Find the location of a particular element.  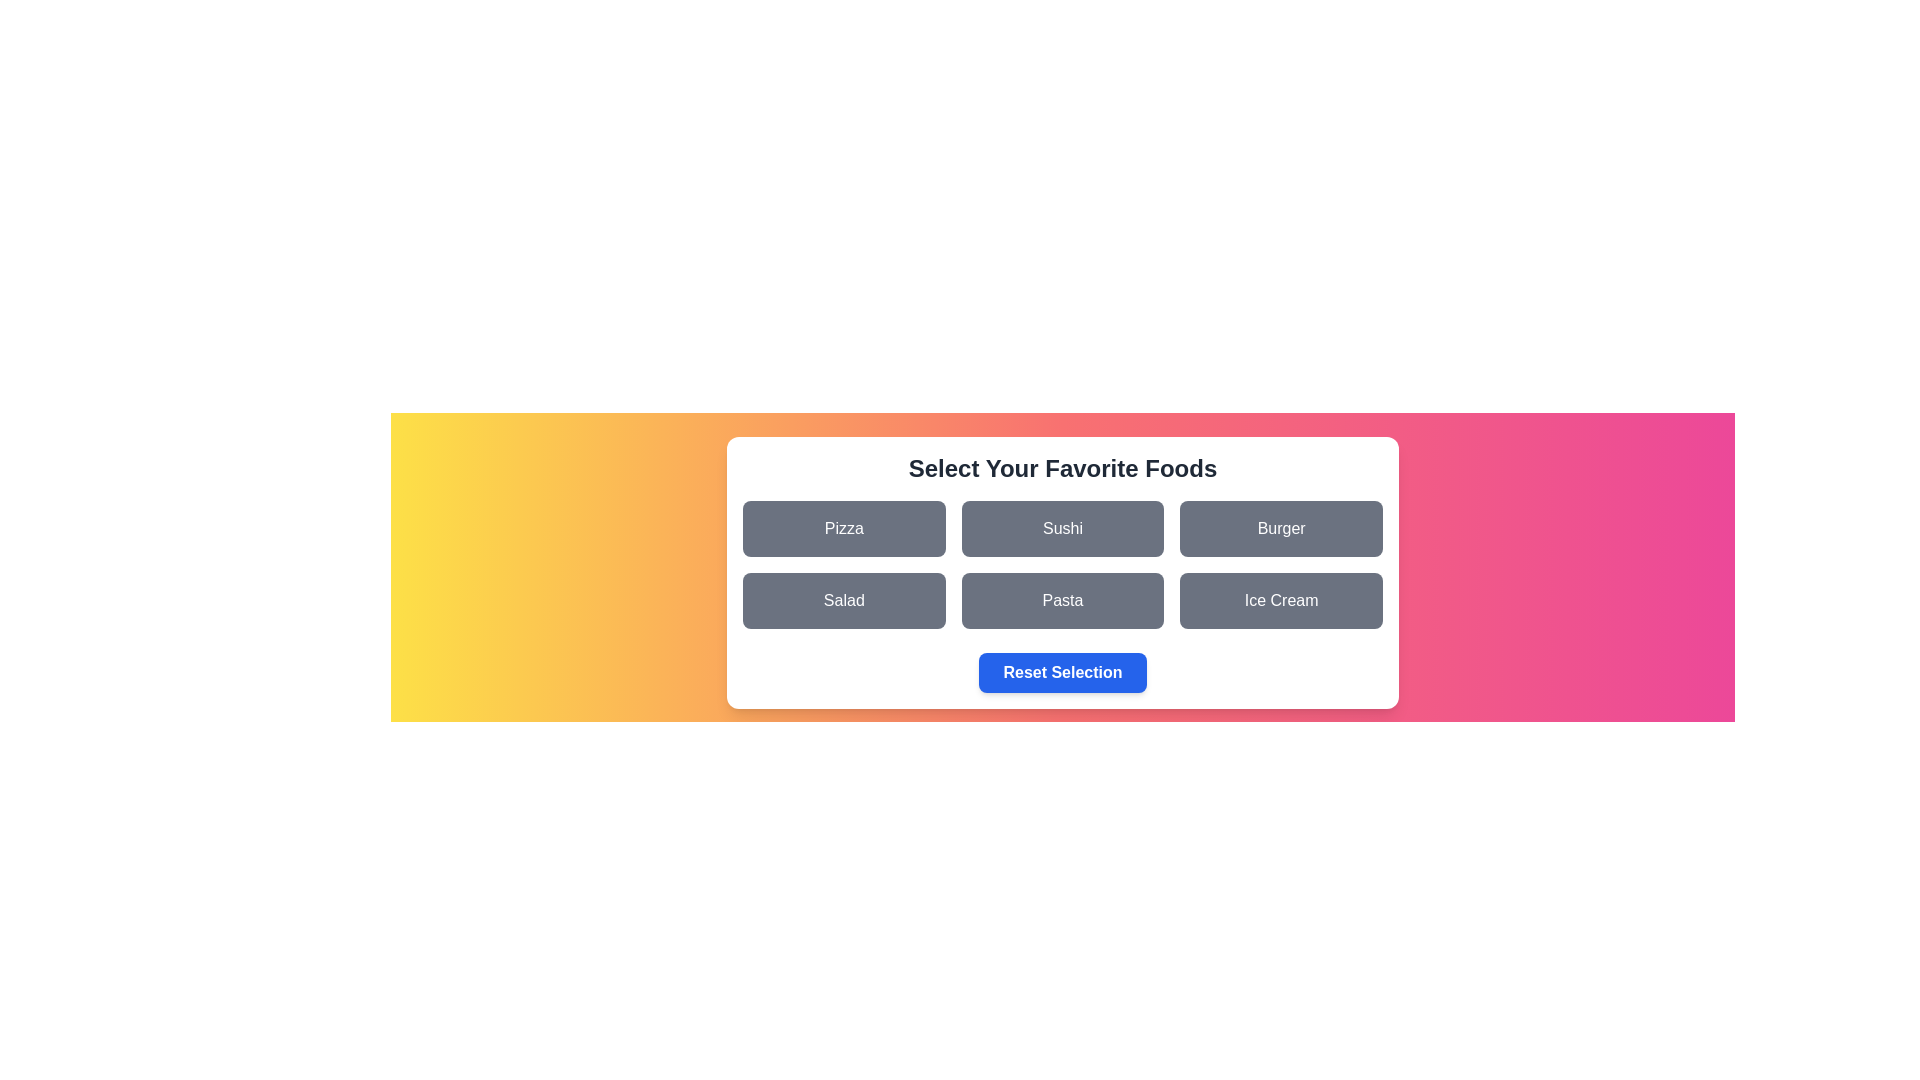

the food item Ice Cream is located at coordinates (1281, 600).